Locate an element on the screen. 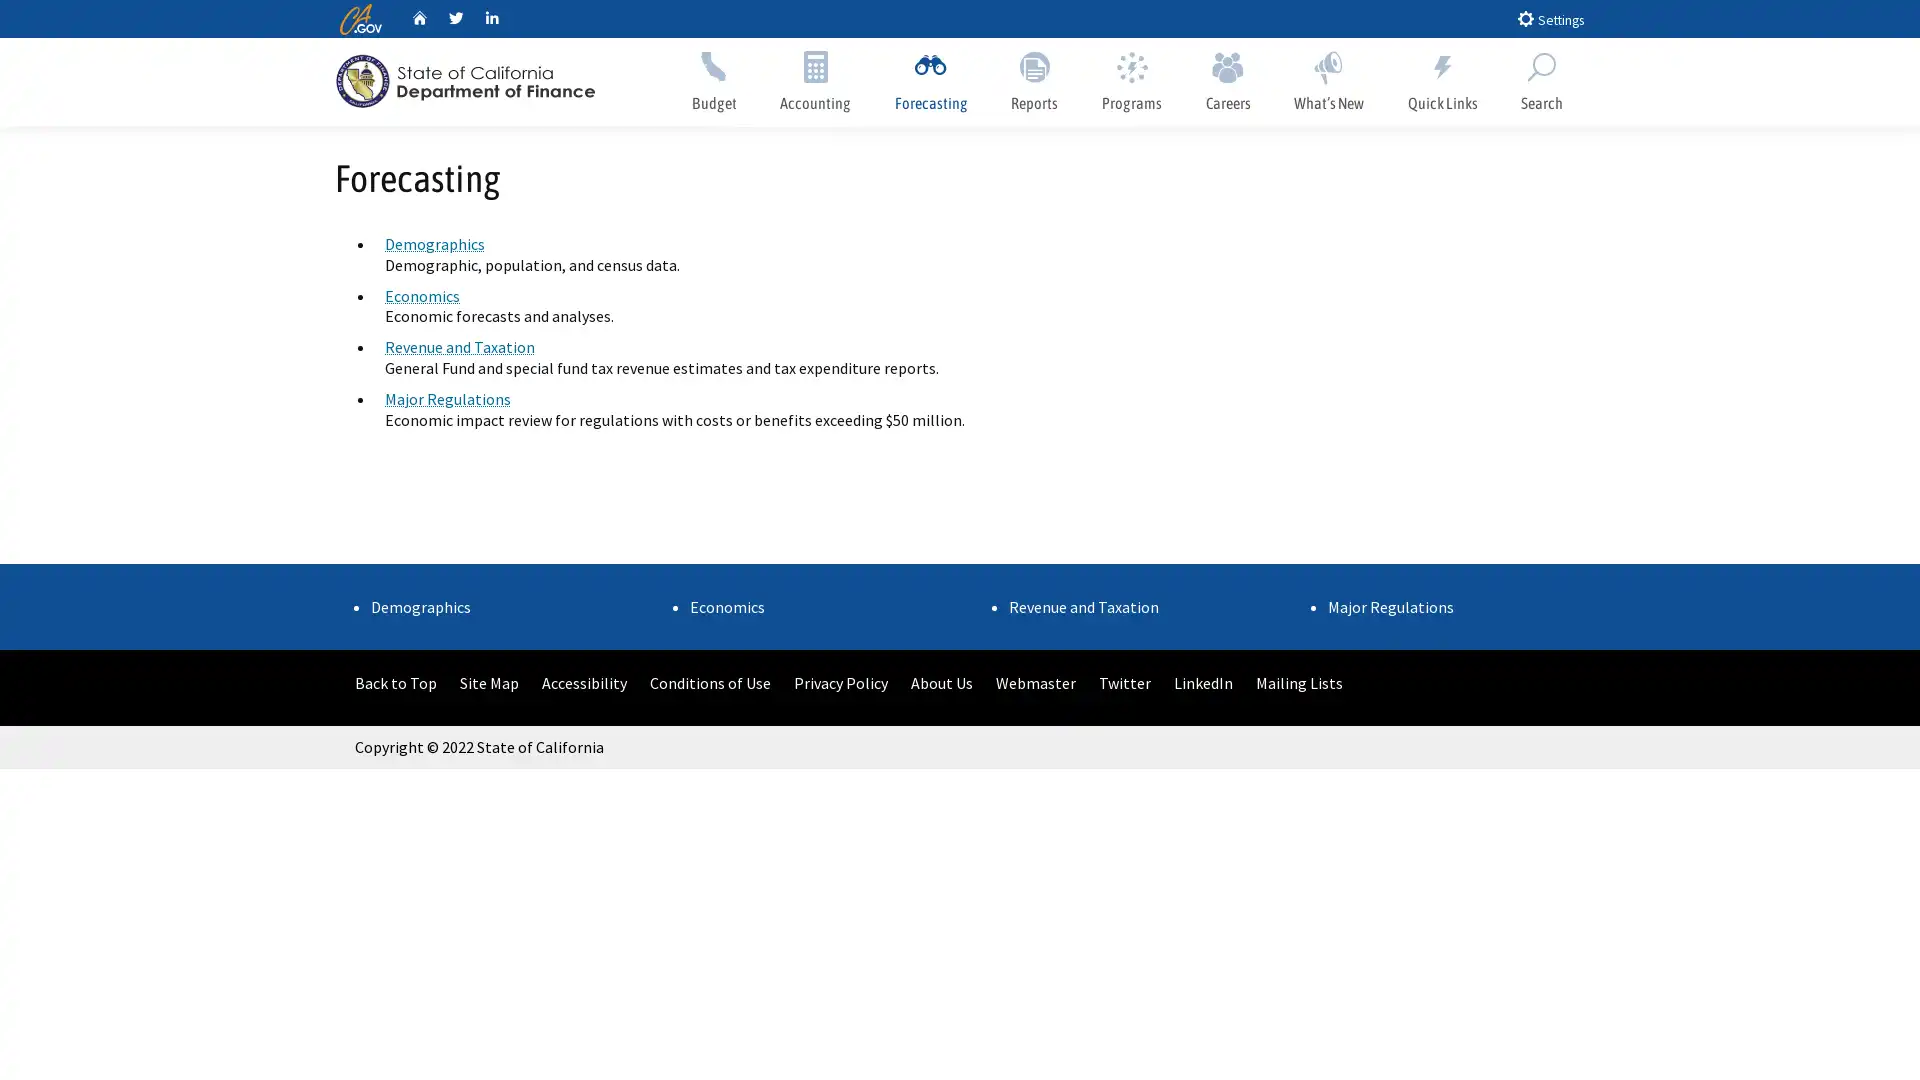 Image resolution: width=1920 pixels, height=1080 pixels. Settings is located at coordinates (1549, 18).